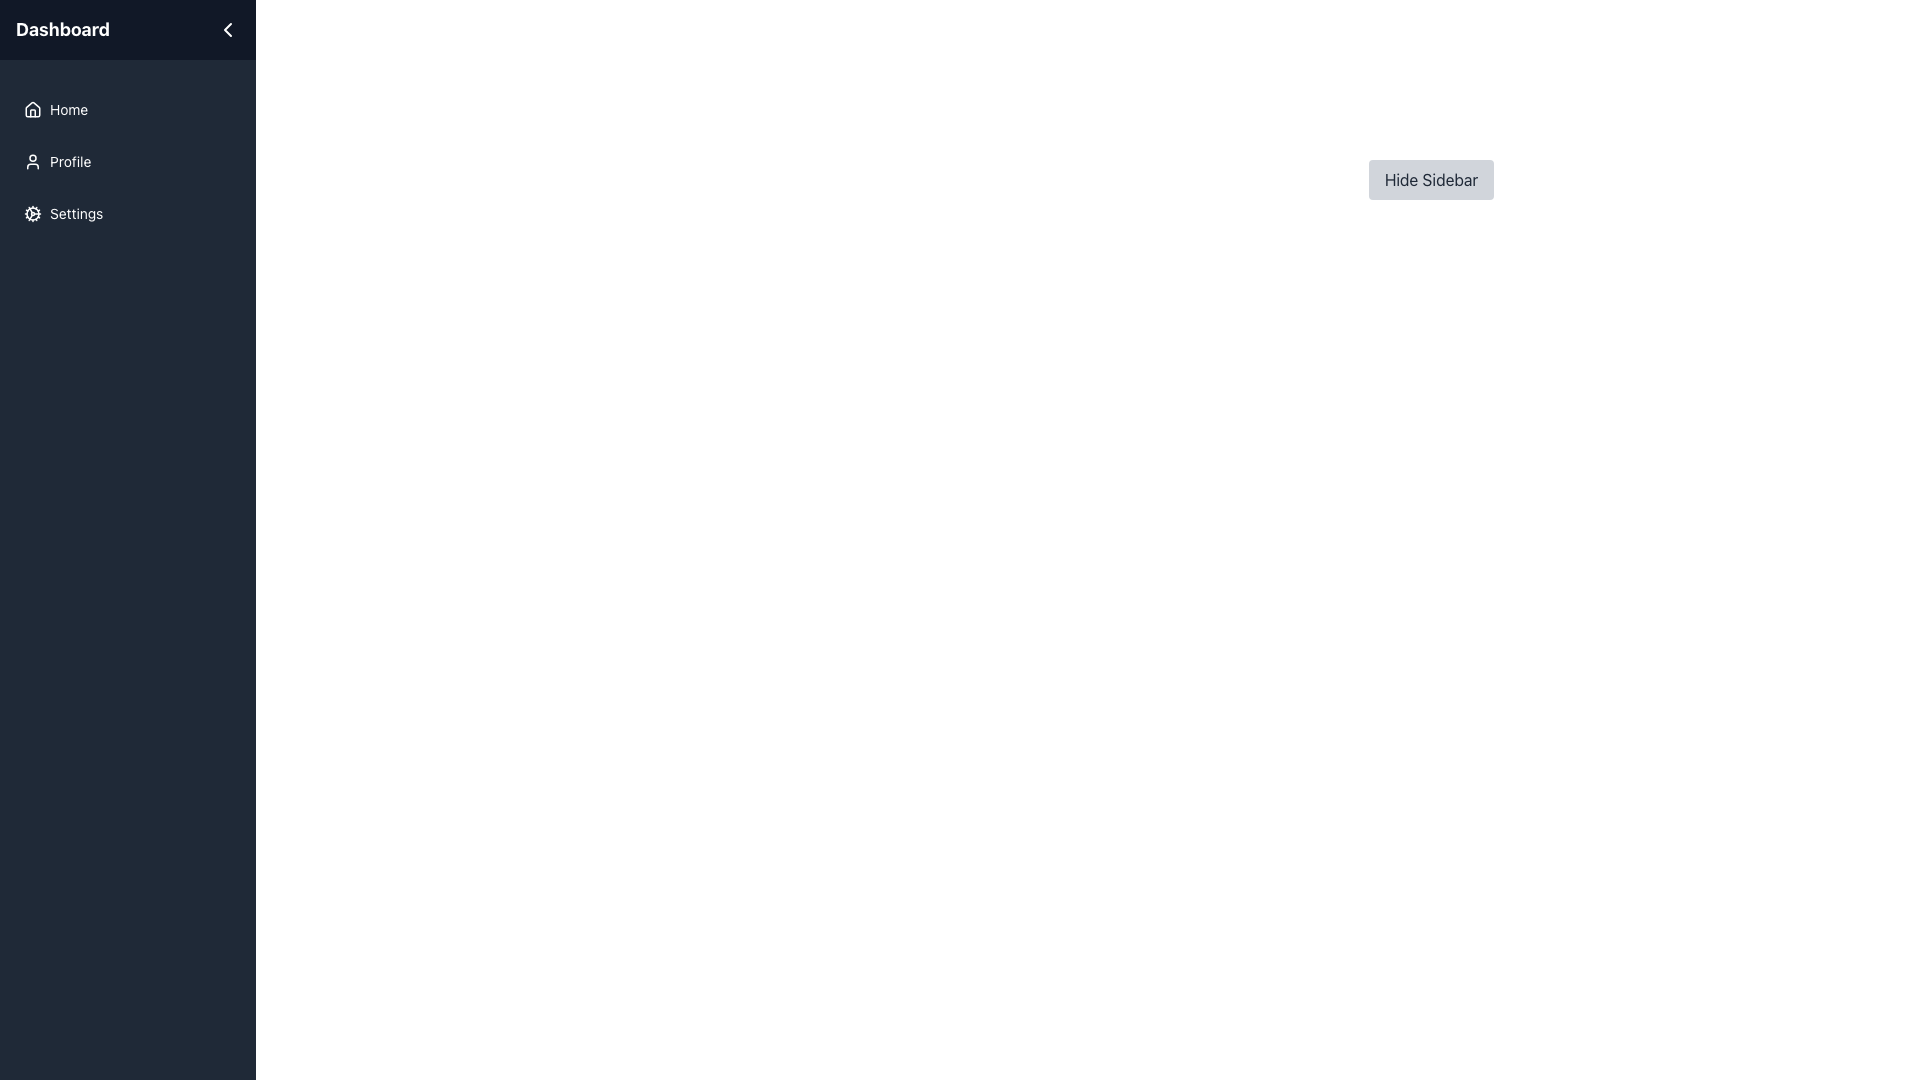 This screenshot has width=1920, height=1080. I want to click on the user profile icon located in the sidebar navigation menu, so click(33, 161).